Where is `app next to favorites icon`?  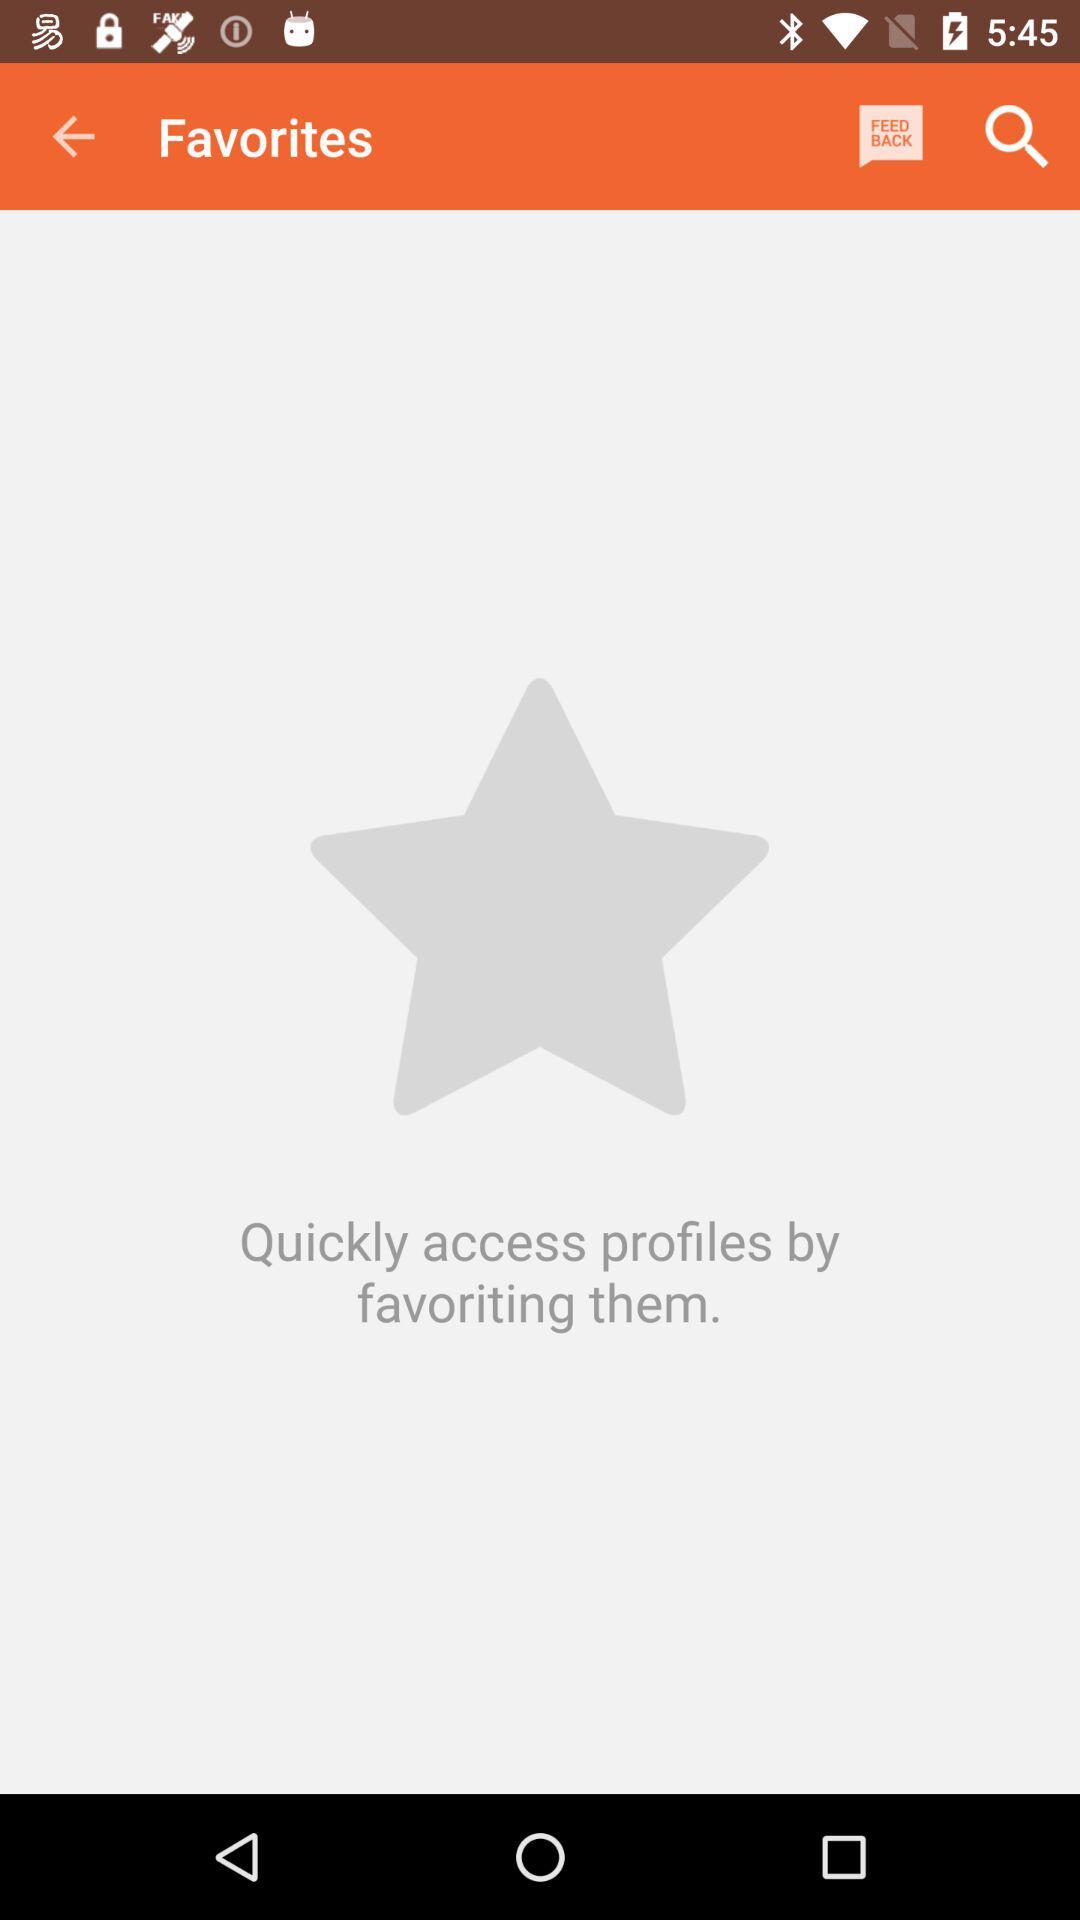 app next to favorites icon is located at coordinates (72, 135).